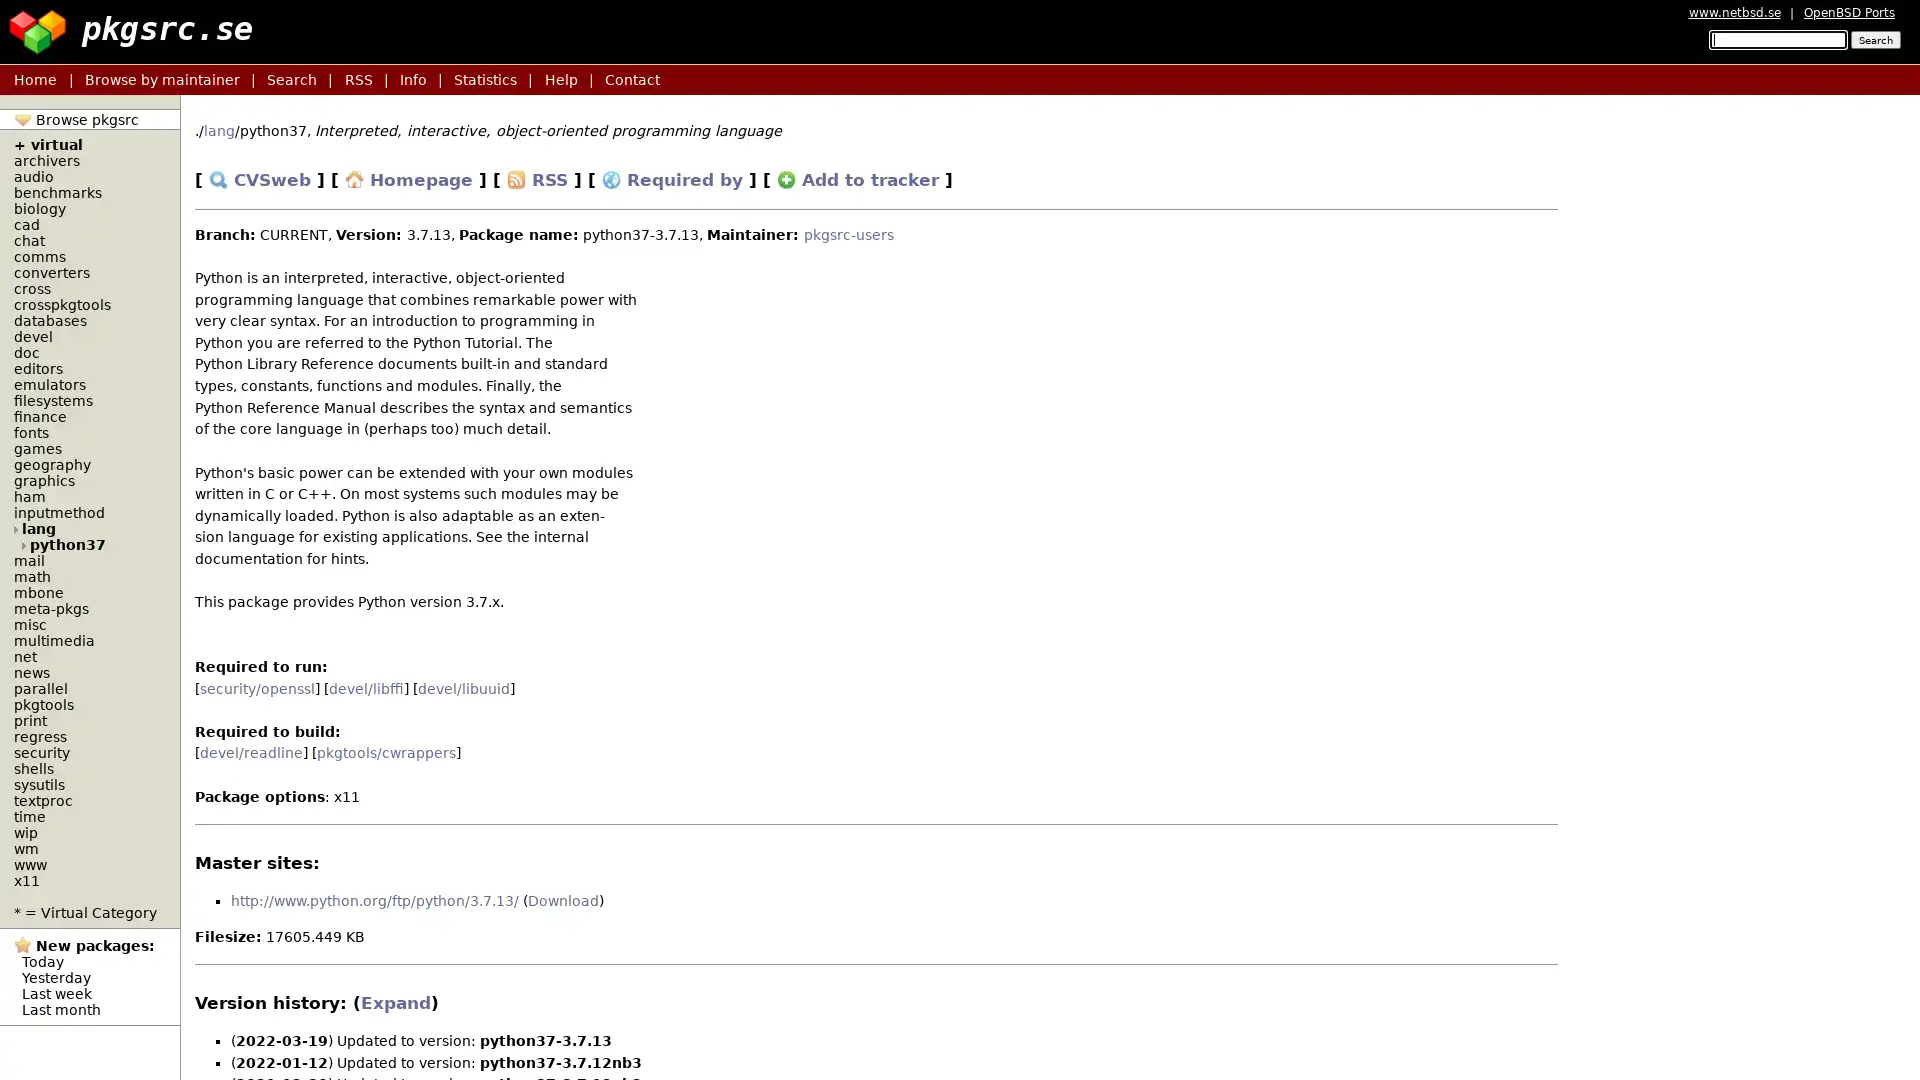 Image resolution: width=1920 pixels, height=1080 pixels. Describe the element at coordinates (1874, 39) in the screenshot. I see `Search` at that location.